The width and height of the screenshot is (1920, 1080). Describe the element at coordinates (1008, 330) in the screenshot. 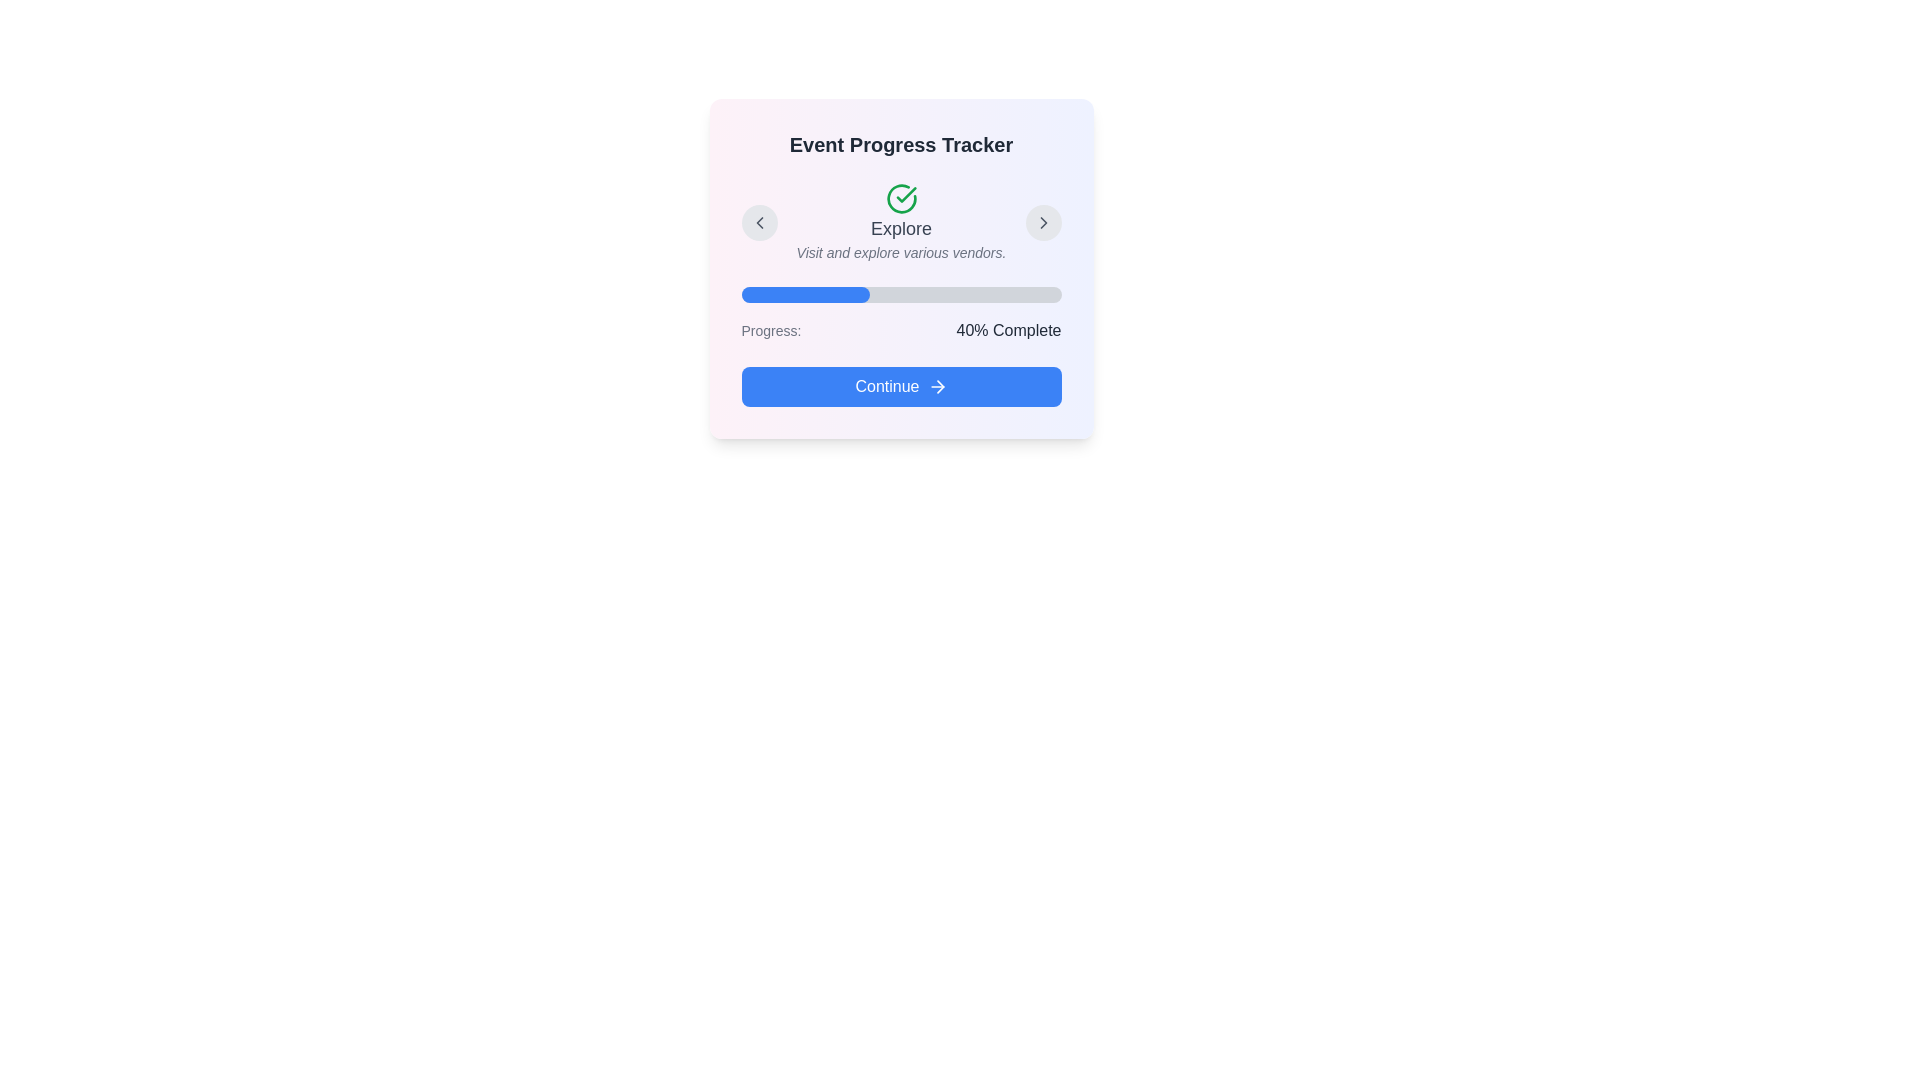

I see `text label displaying '40% Complete', which is styled in bold and medium font size, positioned to the right of 'Progress:' and above the 'Continue' button` at that location.